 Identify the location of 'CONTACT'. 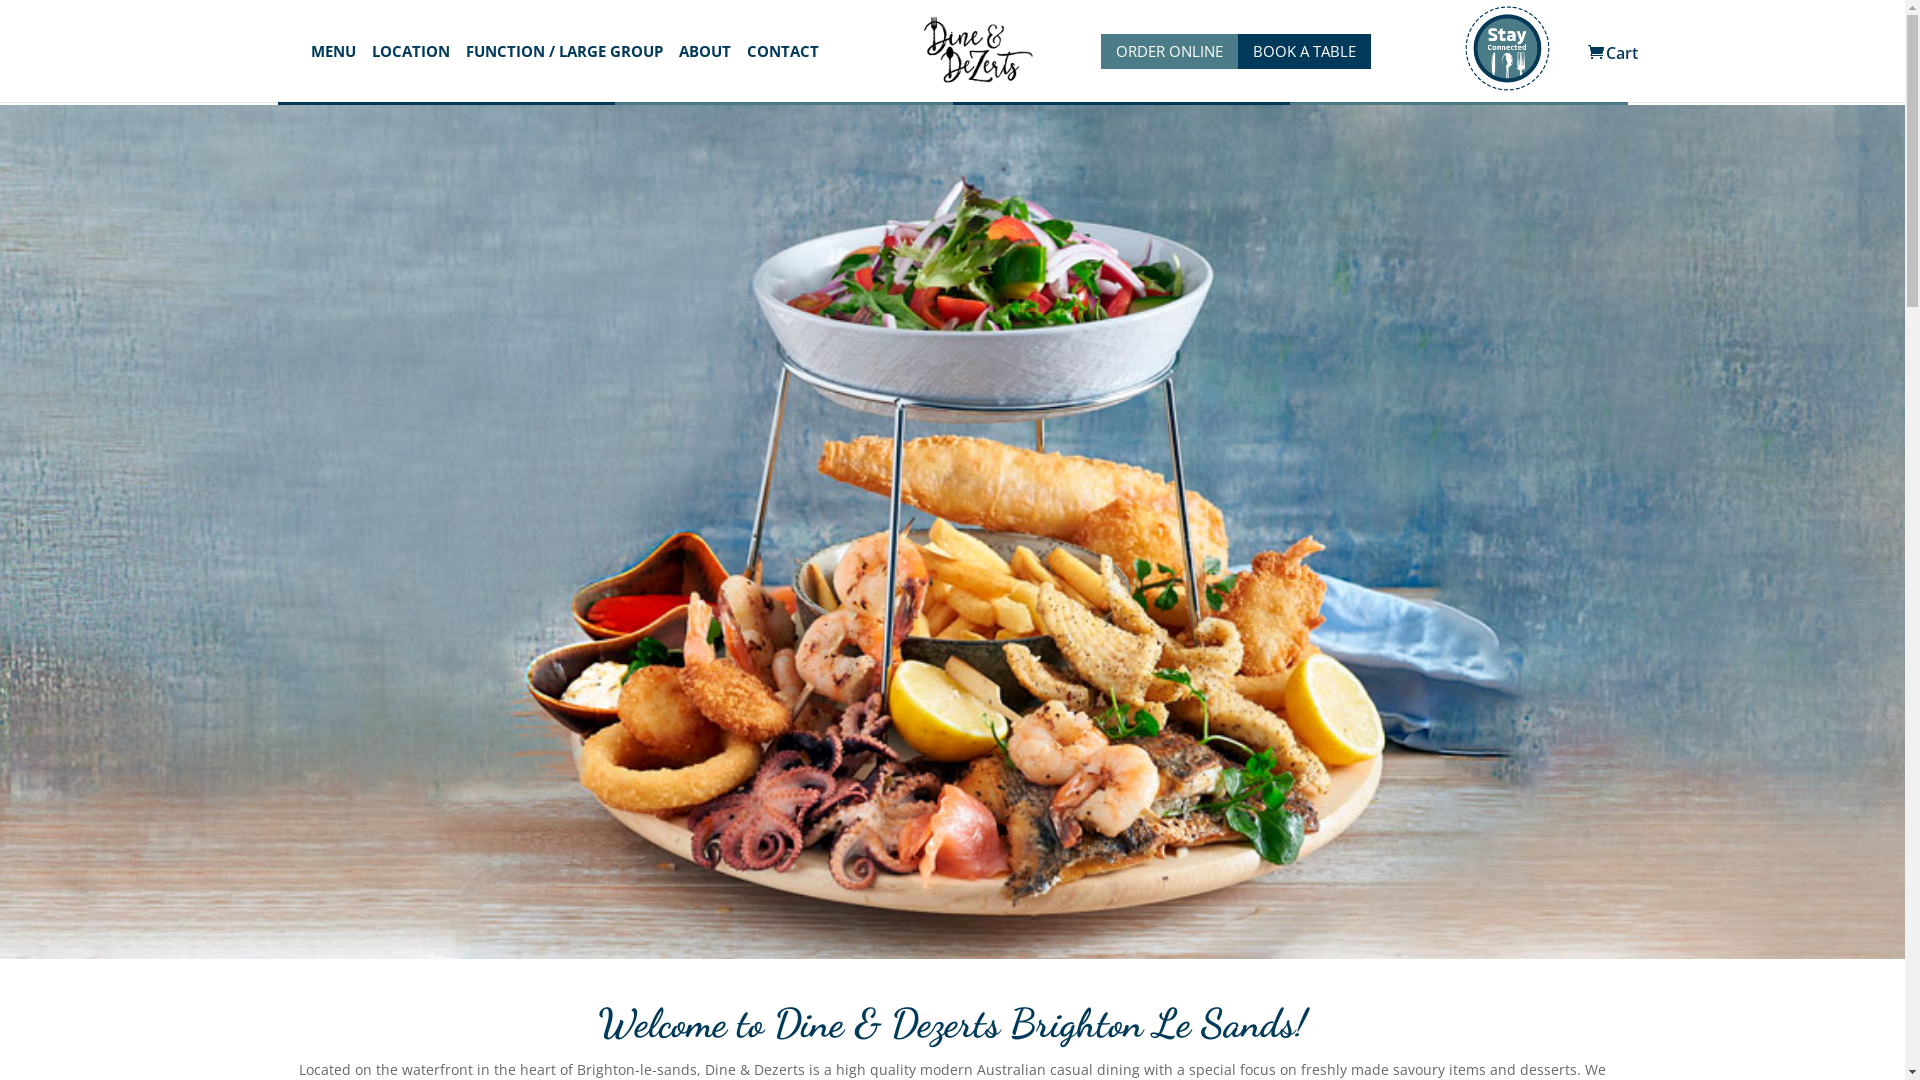
(781, 72).